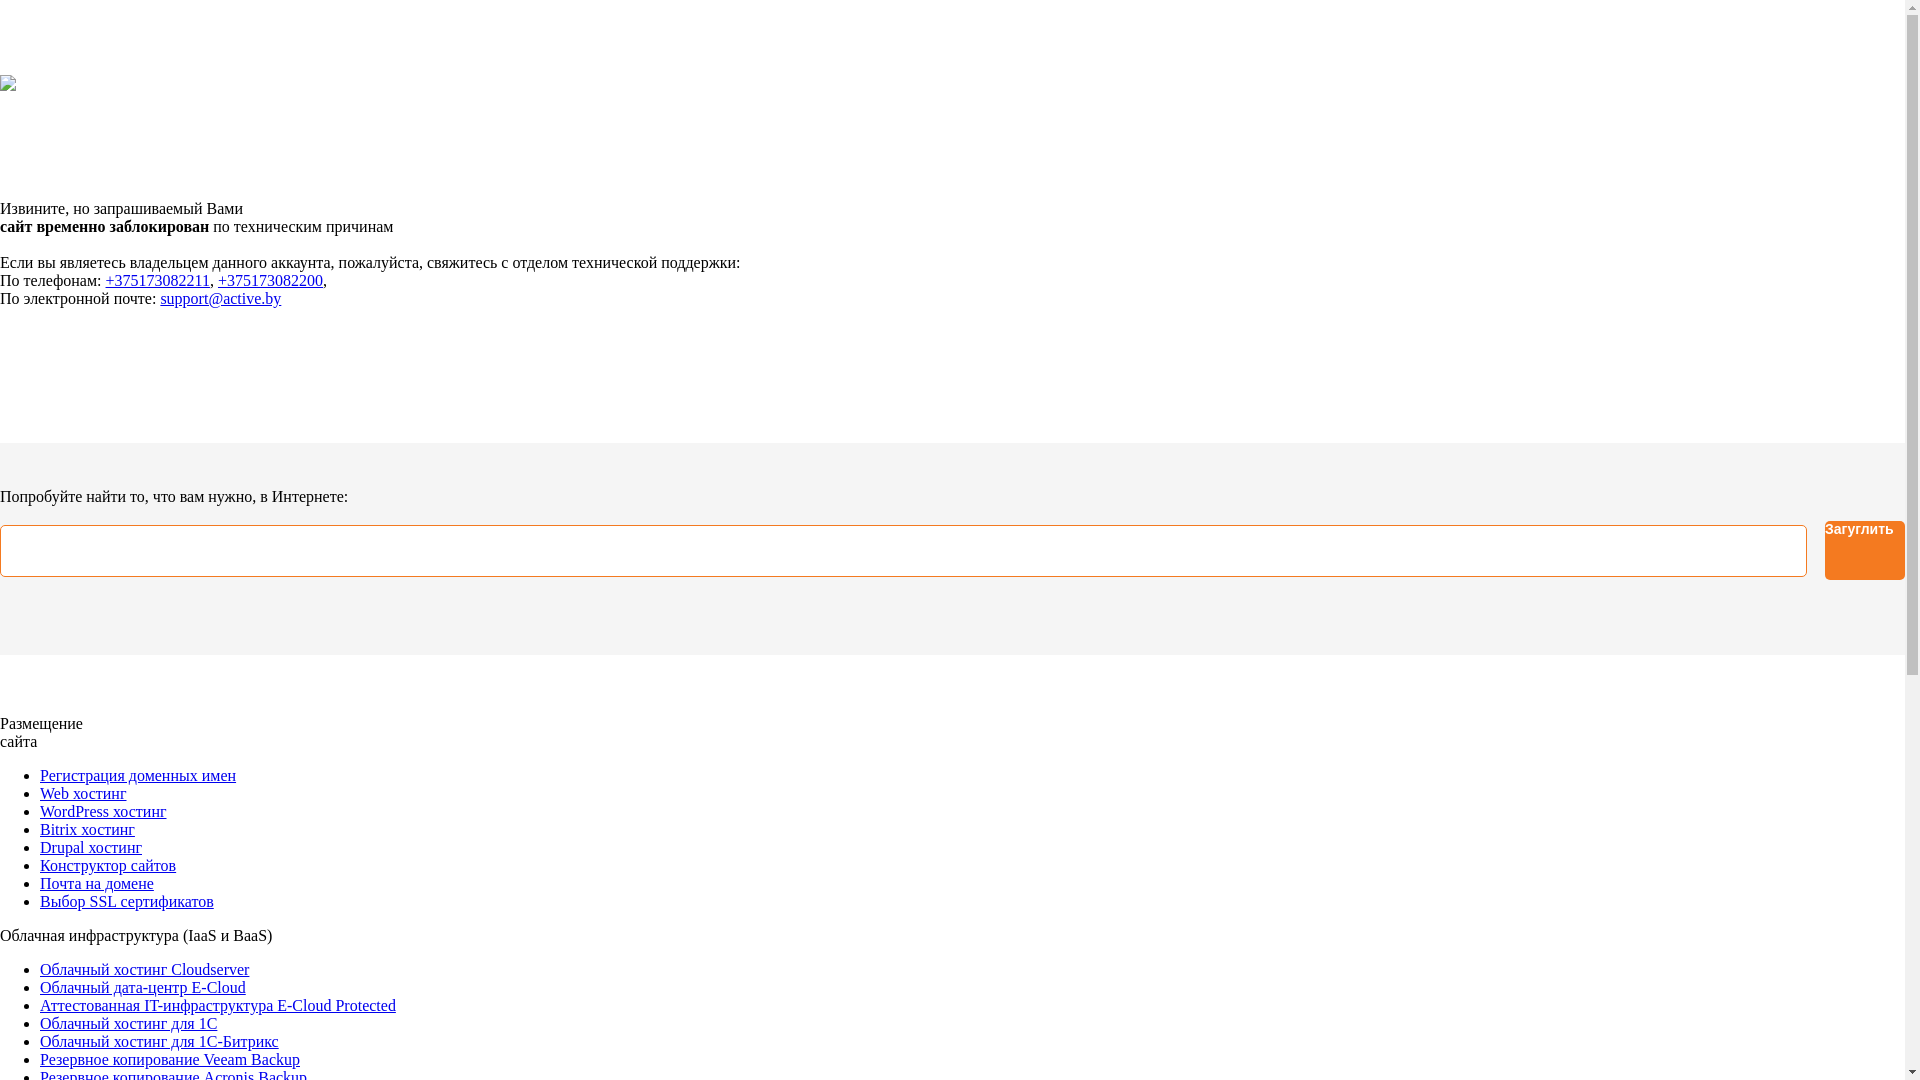 This screenshot has height=1080, width=1920. What do you see at coordinates (217, 280) in the screenshot?
I see `'+375173082200'` at bounding box center [217, 280].